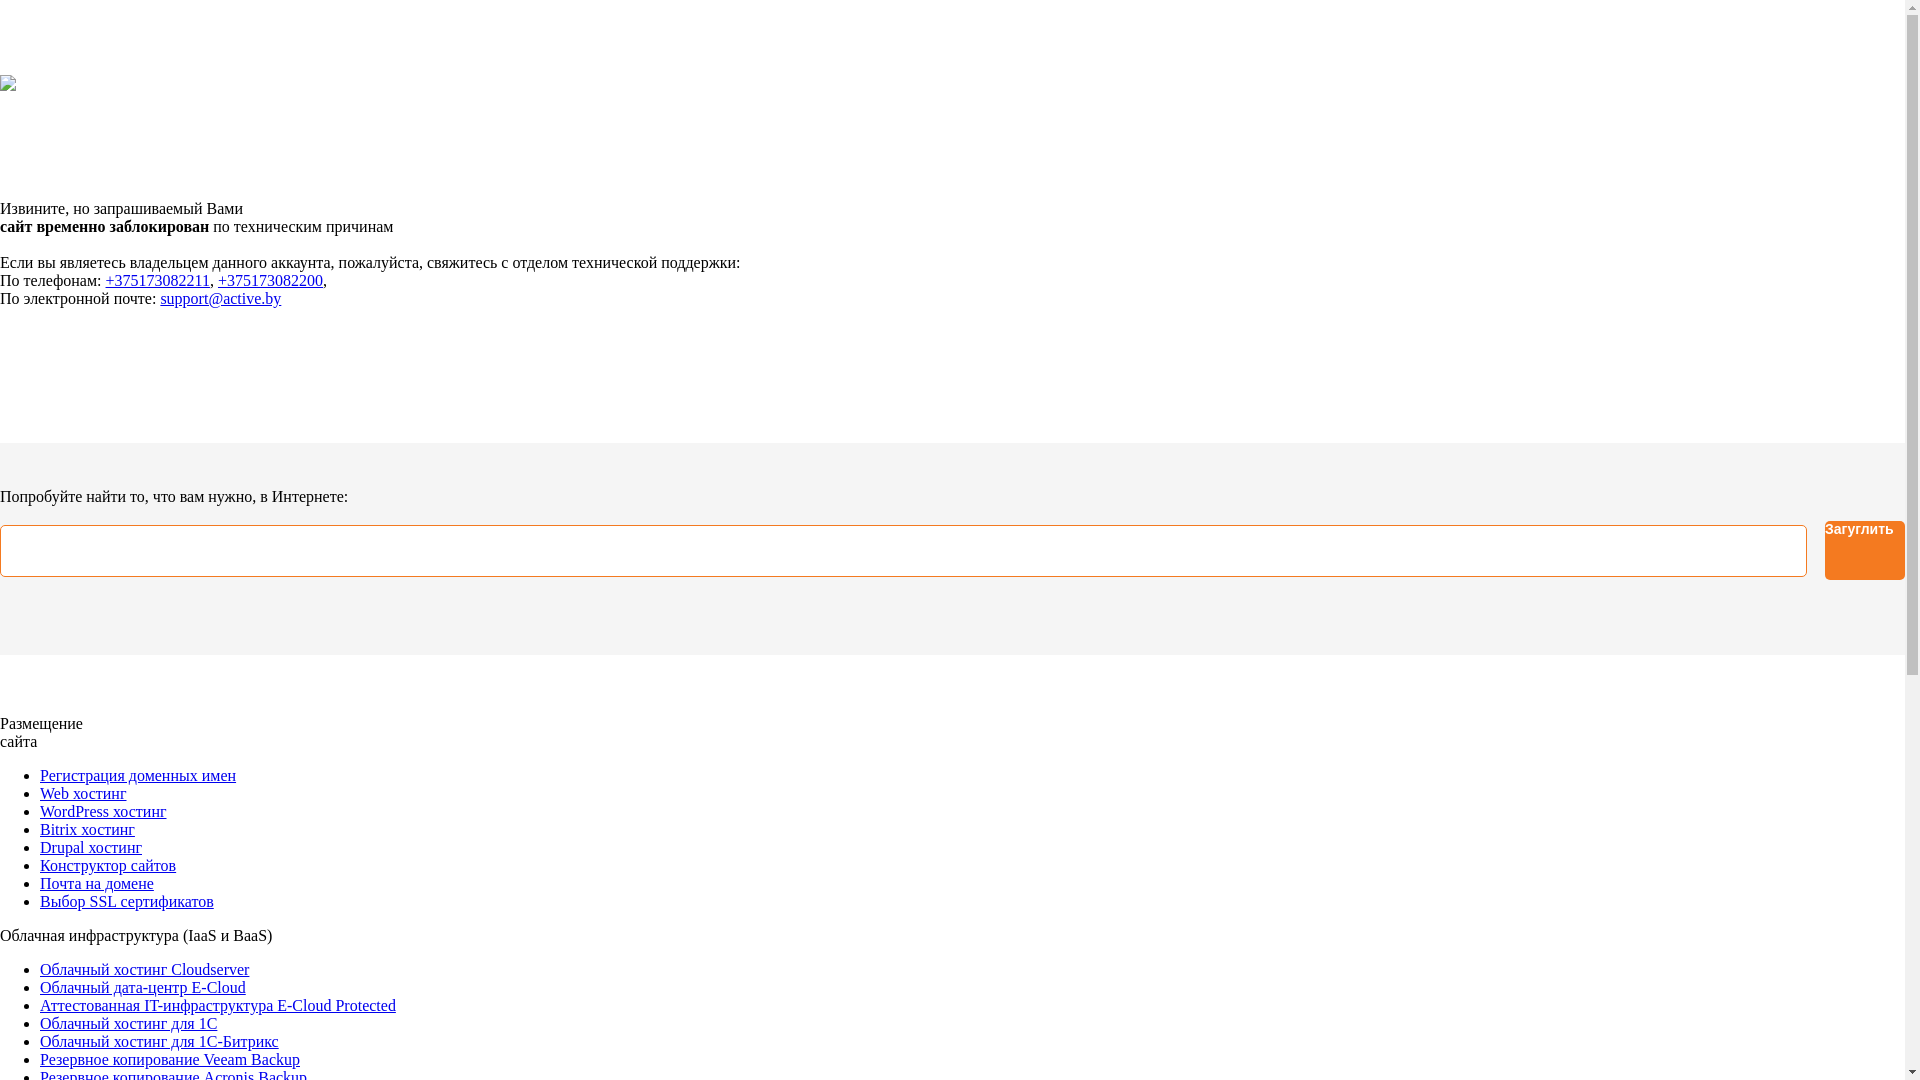 This screenshot has height=1080, width=1920. What do you see at coordinates (217, 280) in the screenshot?
I see `'+375173082200'` at bounding box center [217, 280].